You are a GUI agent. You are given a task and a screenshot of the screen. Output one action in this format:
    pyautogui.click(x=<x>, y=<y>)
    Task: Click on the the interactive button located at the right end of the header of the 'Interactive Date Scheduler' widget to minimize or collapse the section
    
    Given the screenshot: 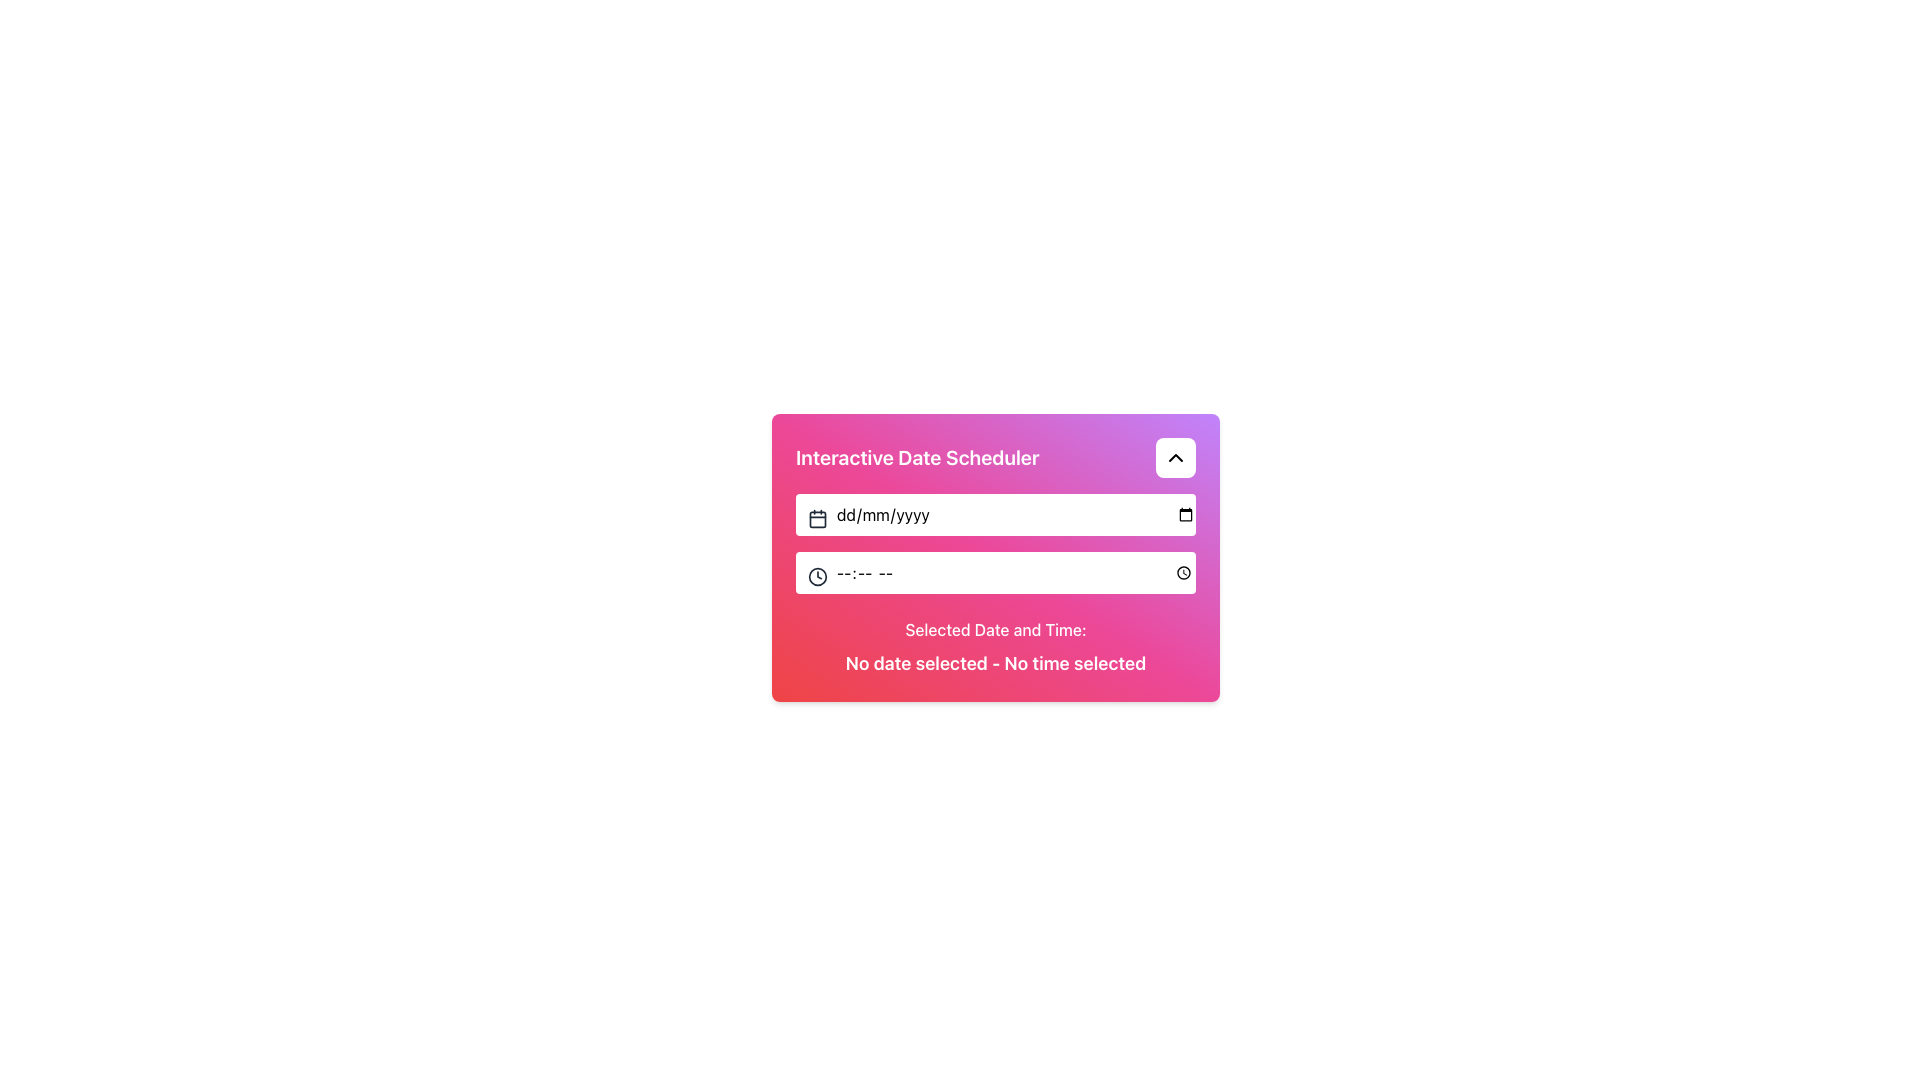 What is the action you would take?
    pyautogui.click(x=1176, y=458)
    